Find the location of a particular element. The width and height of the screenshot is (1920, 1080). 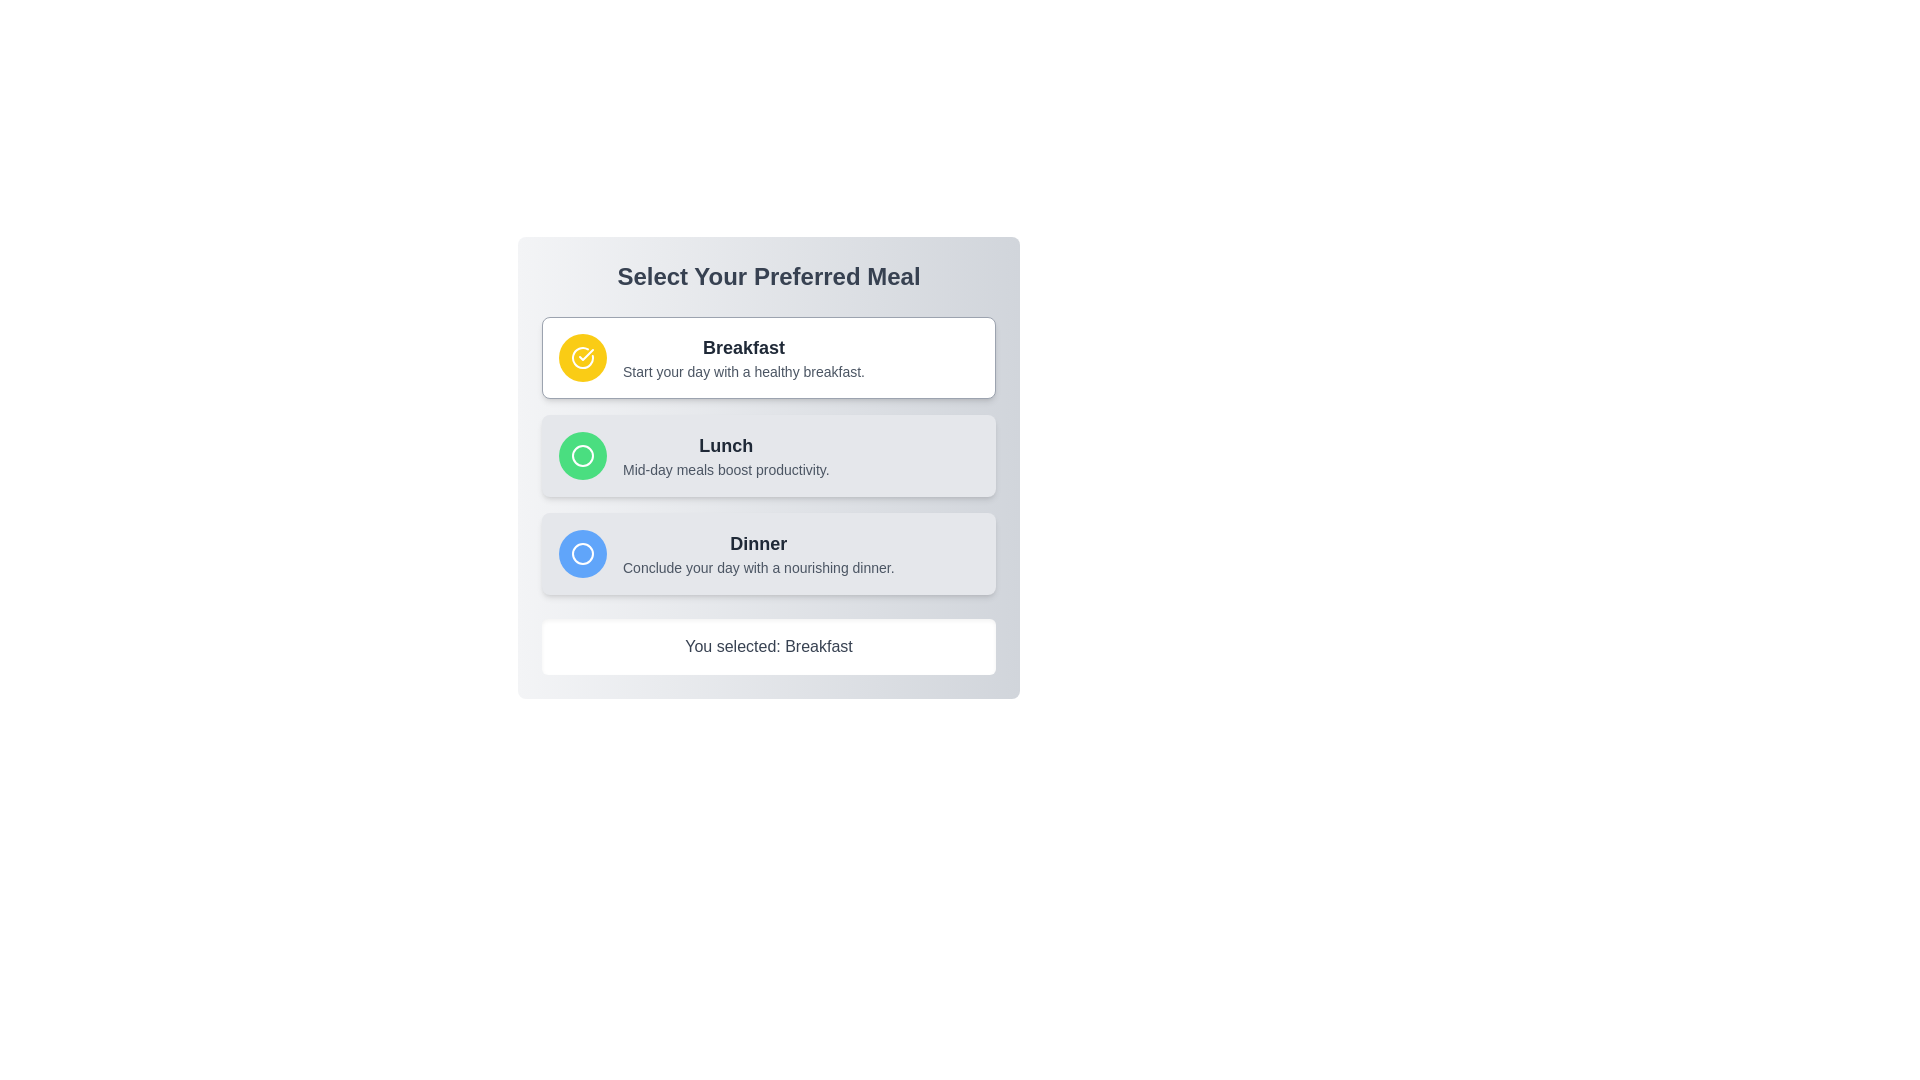

the area for interaction by moving the cursor to the graphical marker indicating the 'Dinner' category in the 'Select Your Preferred Meal' list is located at coordinates (581, 554).